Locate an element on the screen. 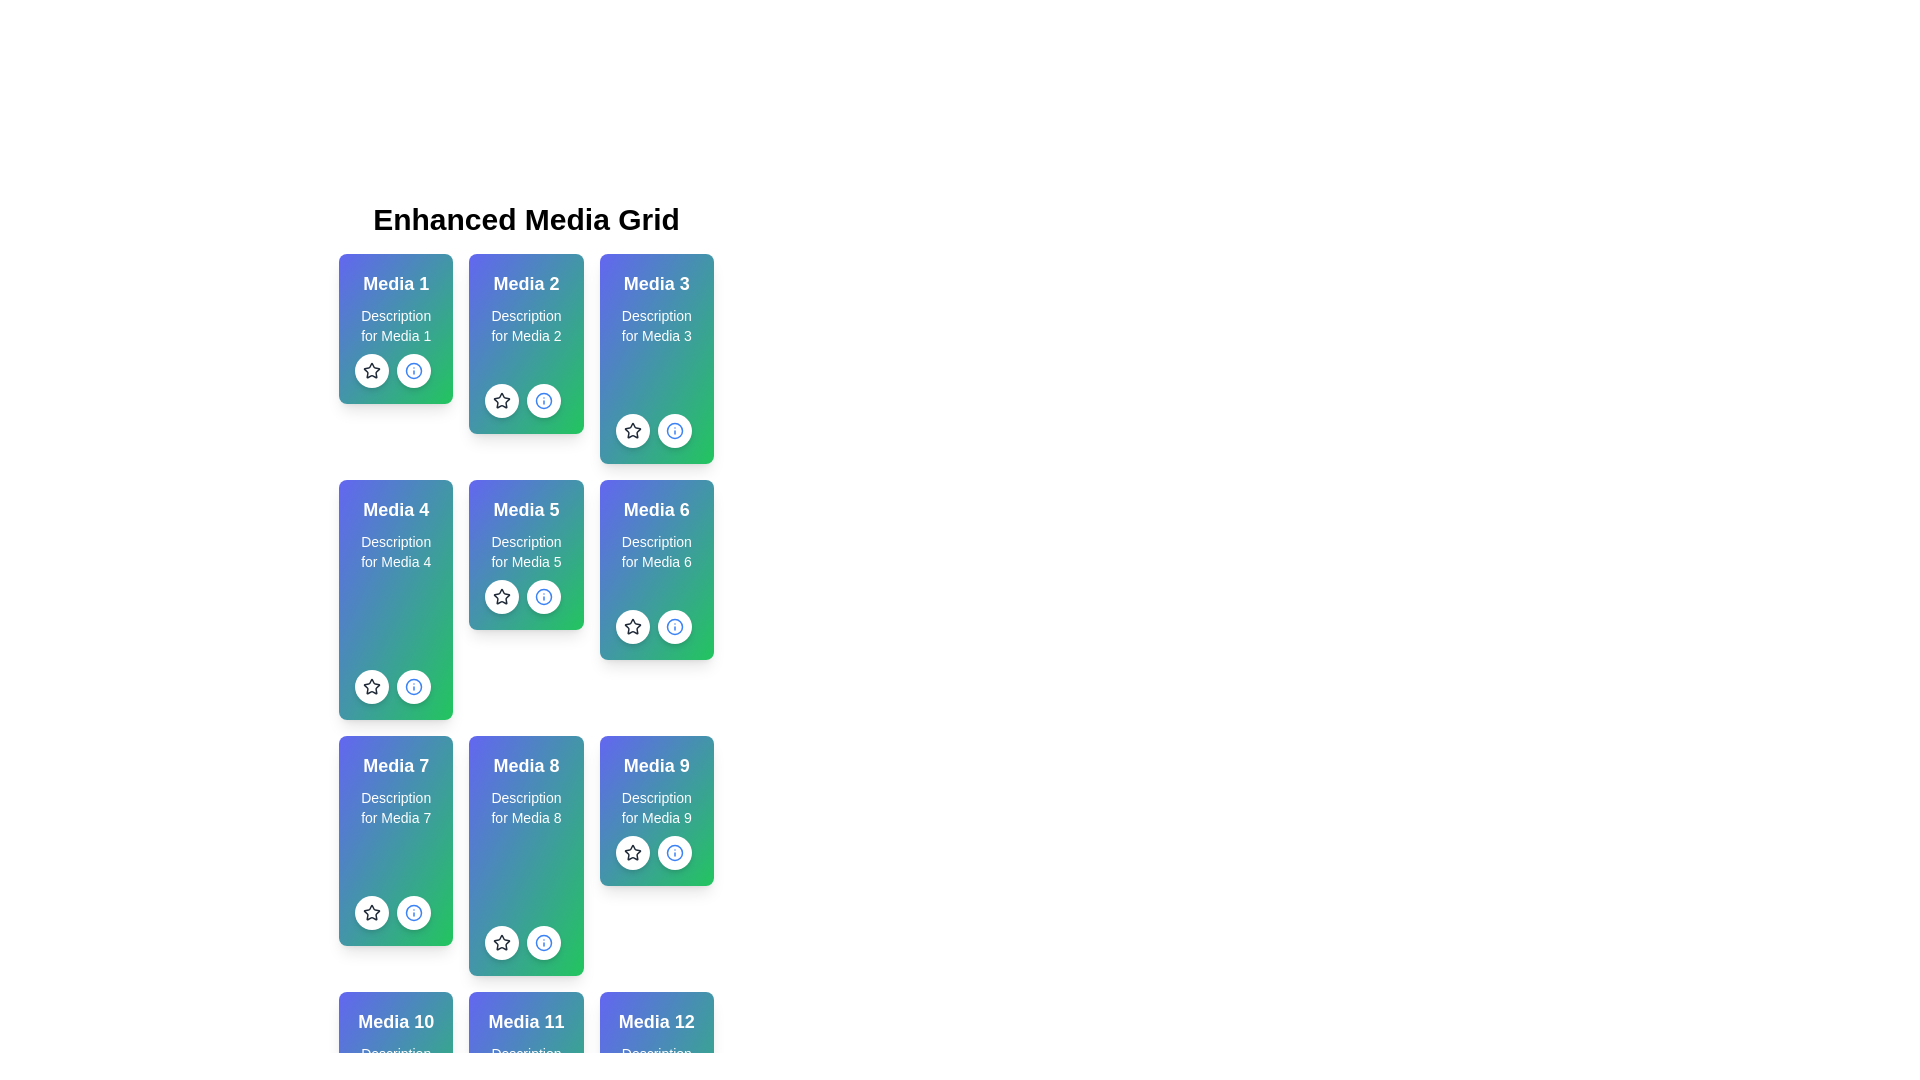 This screenshot has width=1920, height=1080. the star icon located is located at coordinates (372, 370).